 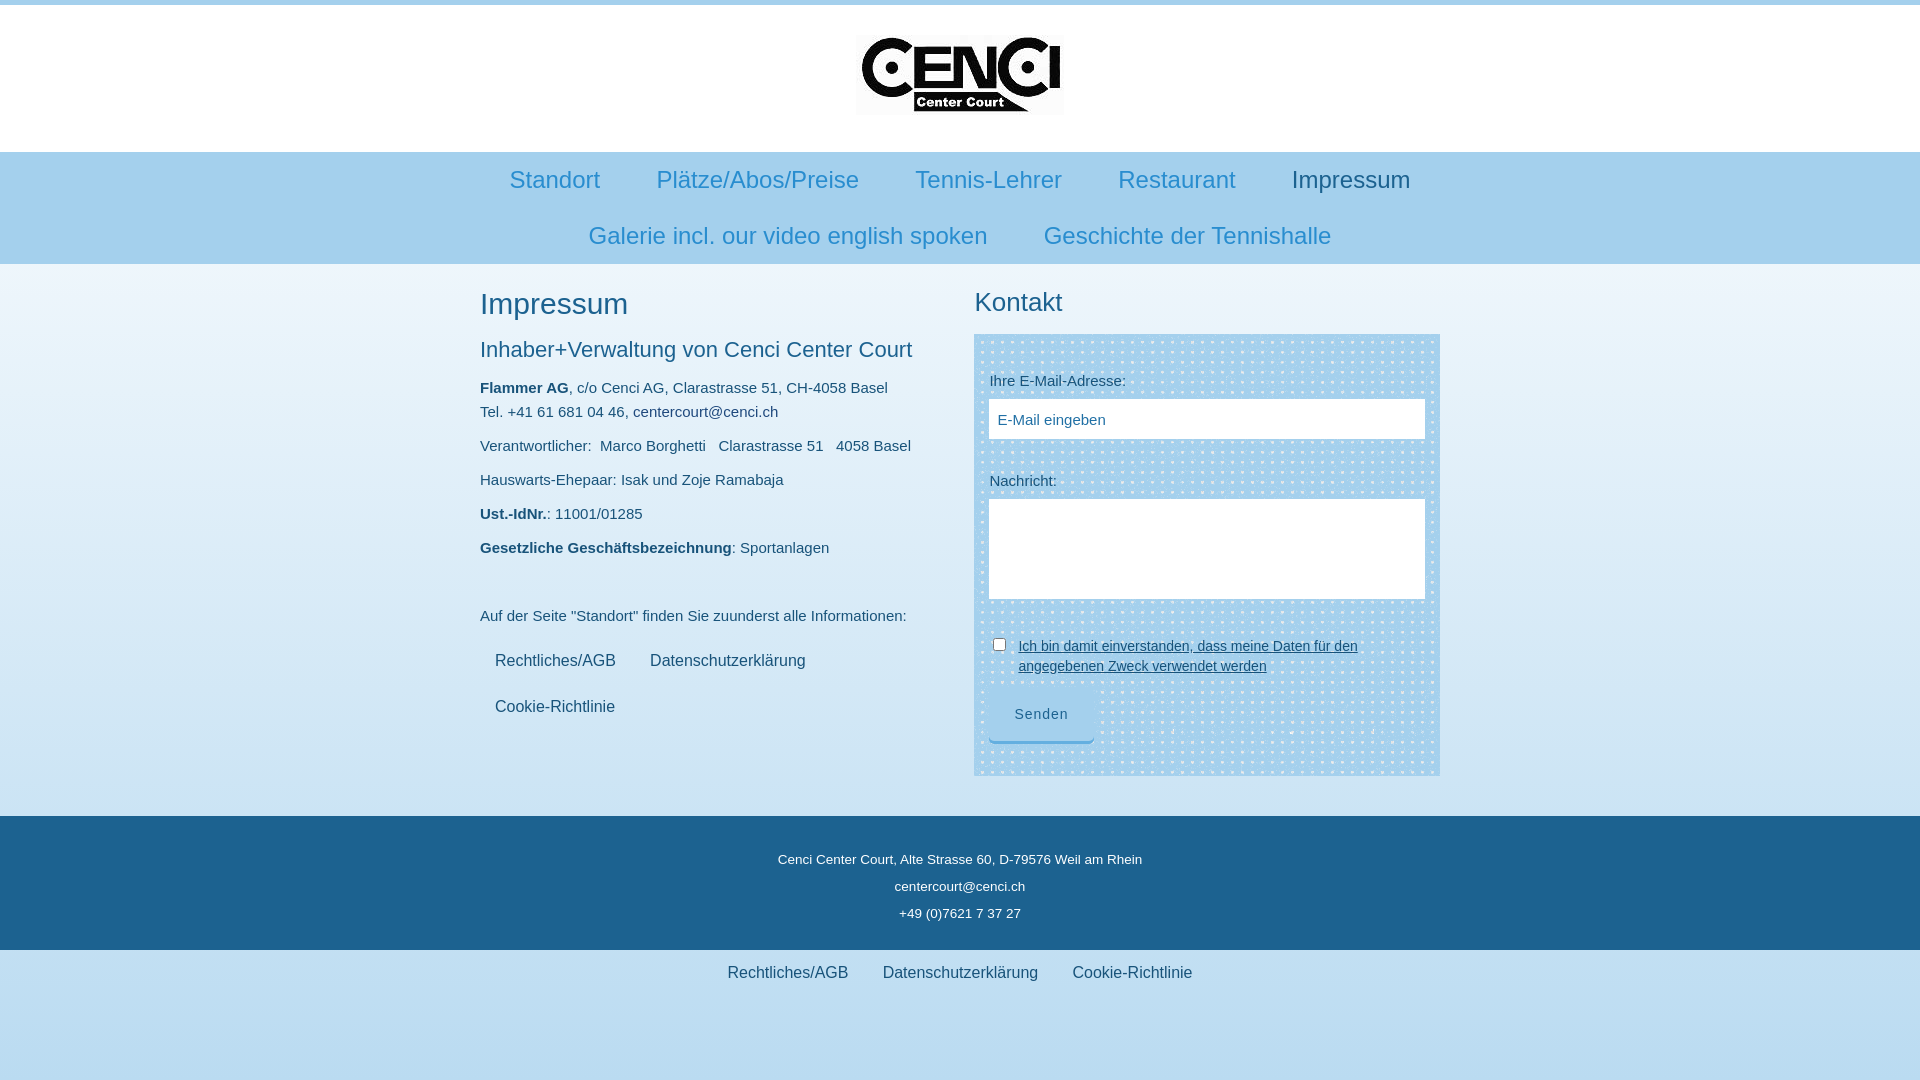 What do you see at coordinates (1176, 180) in the screenshot?
I see `'Restaurant'` at bounding box center [1176, 180].